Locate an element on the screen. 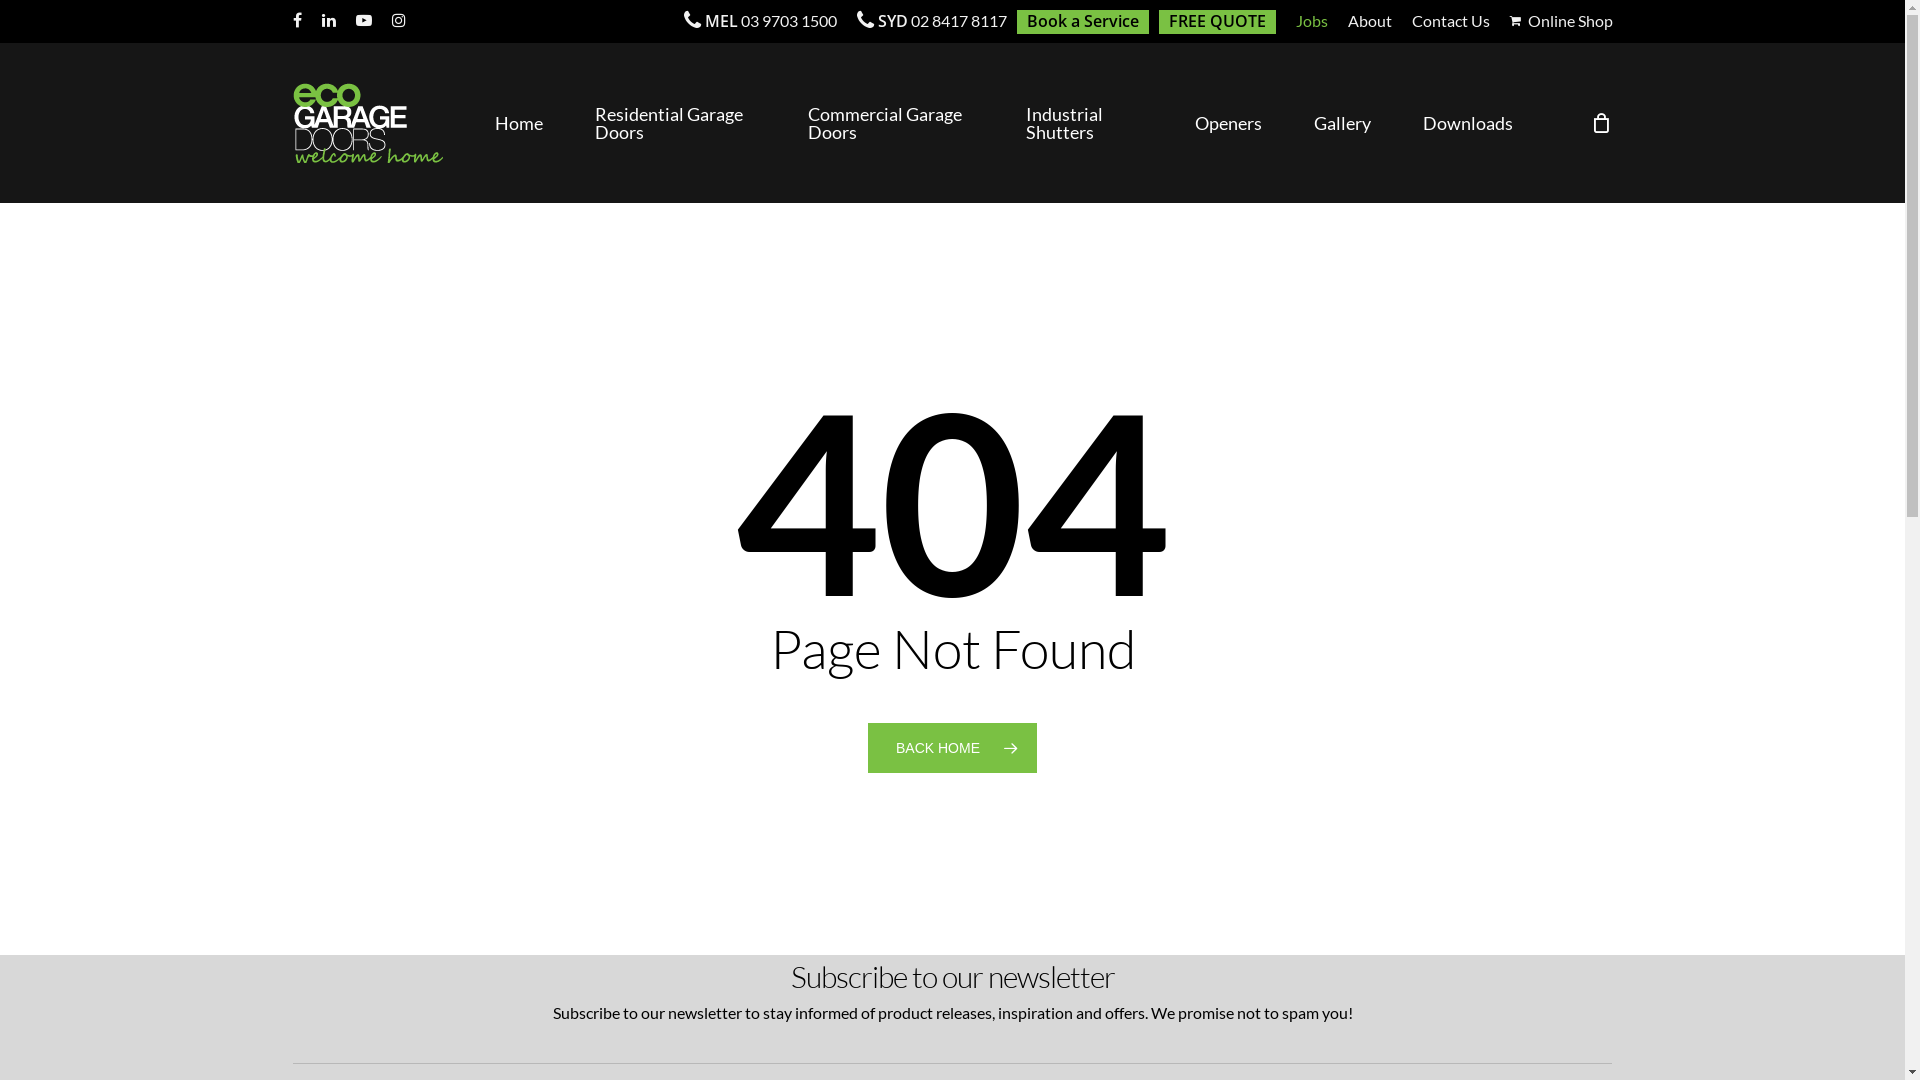 The height and width of the screenshot is (1080, 1920). 'Gallery' is located at coordinates (1342, 123).